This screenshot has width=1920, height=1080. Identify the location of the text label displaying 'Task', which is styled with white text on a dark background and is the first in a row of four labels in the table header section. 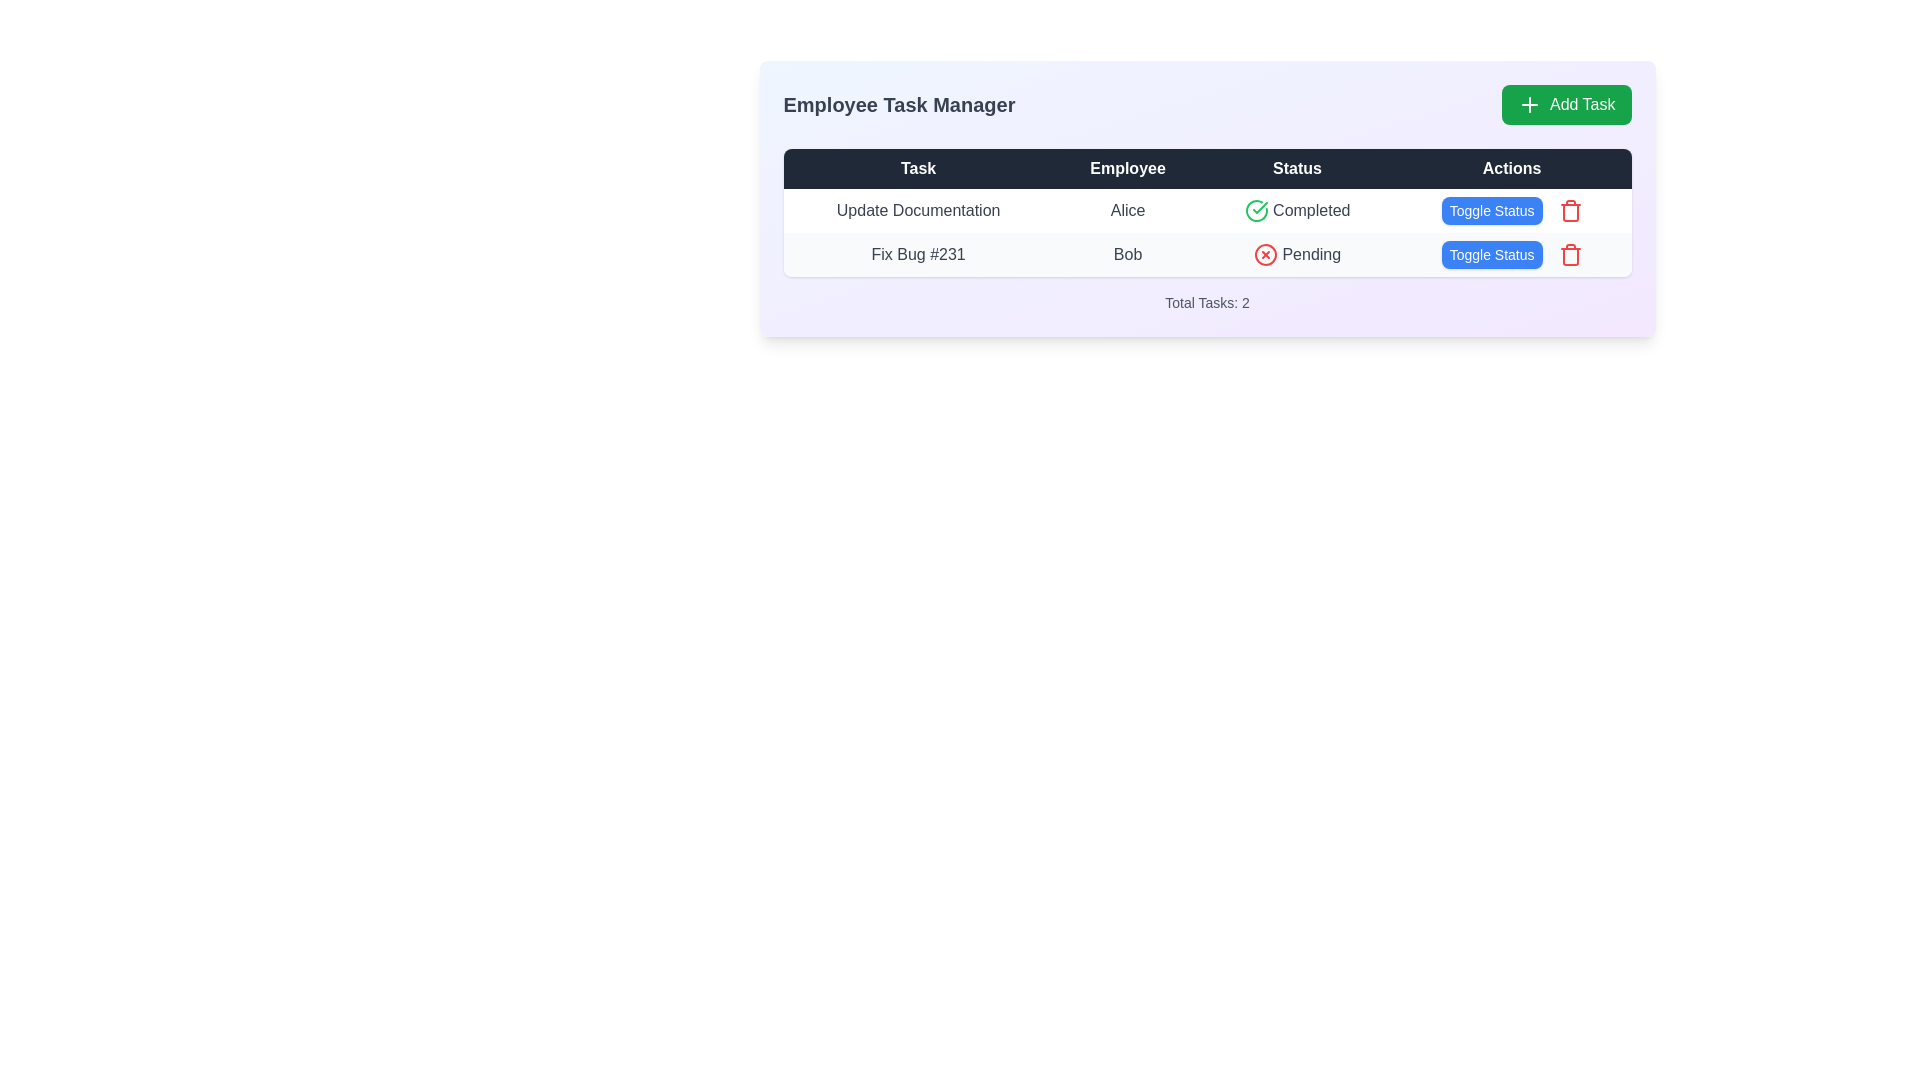
(917, 168).